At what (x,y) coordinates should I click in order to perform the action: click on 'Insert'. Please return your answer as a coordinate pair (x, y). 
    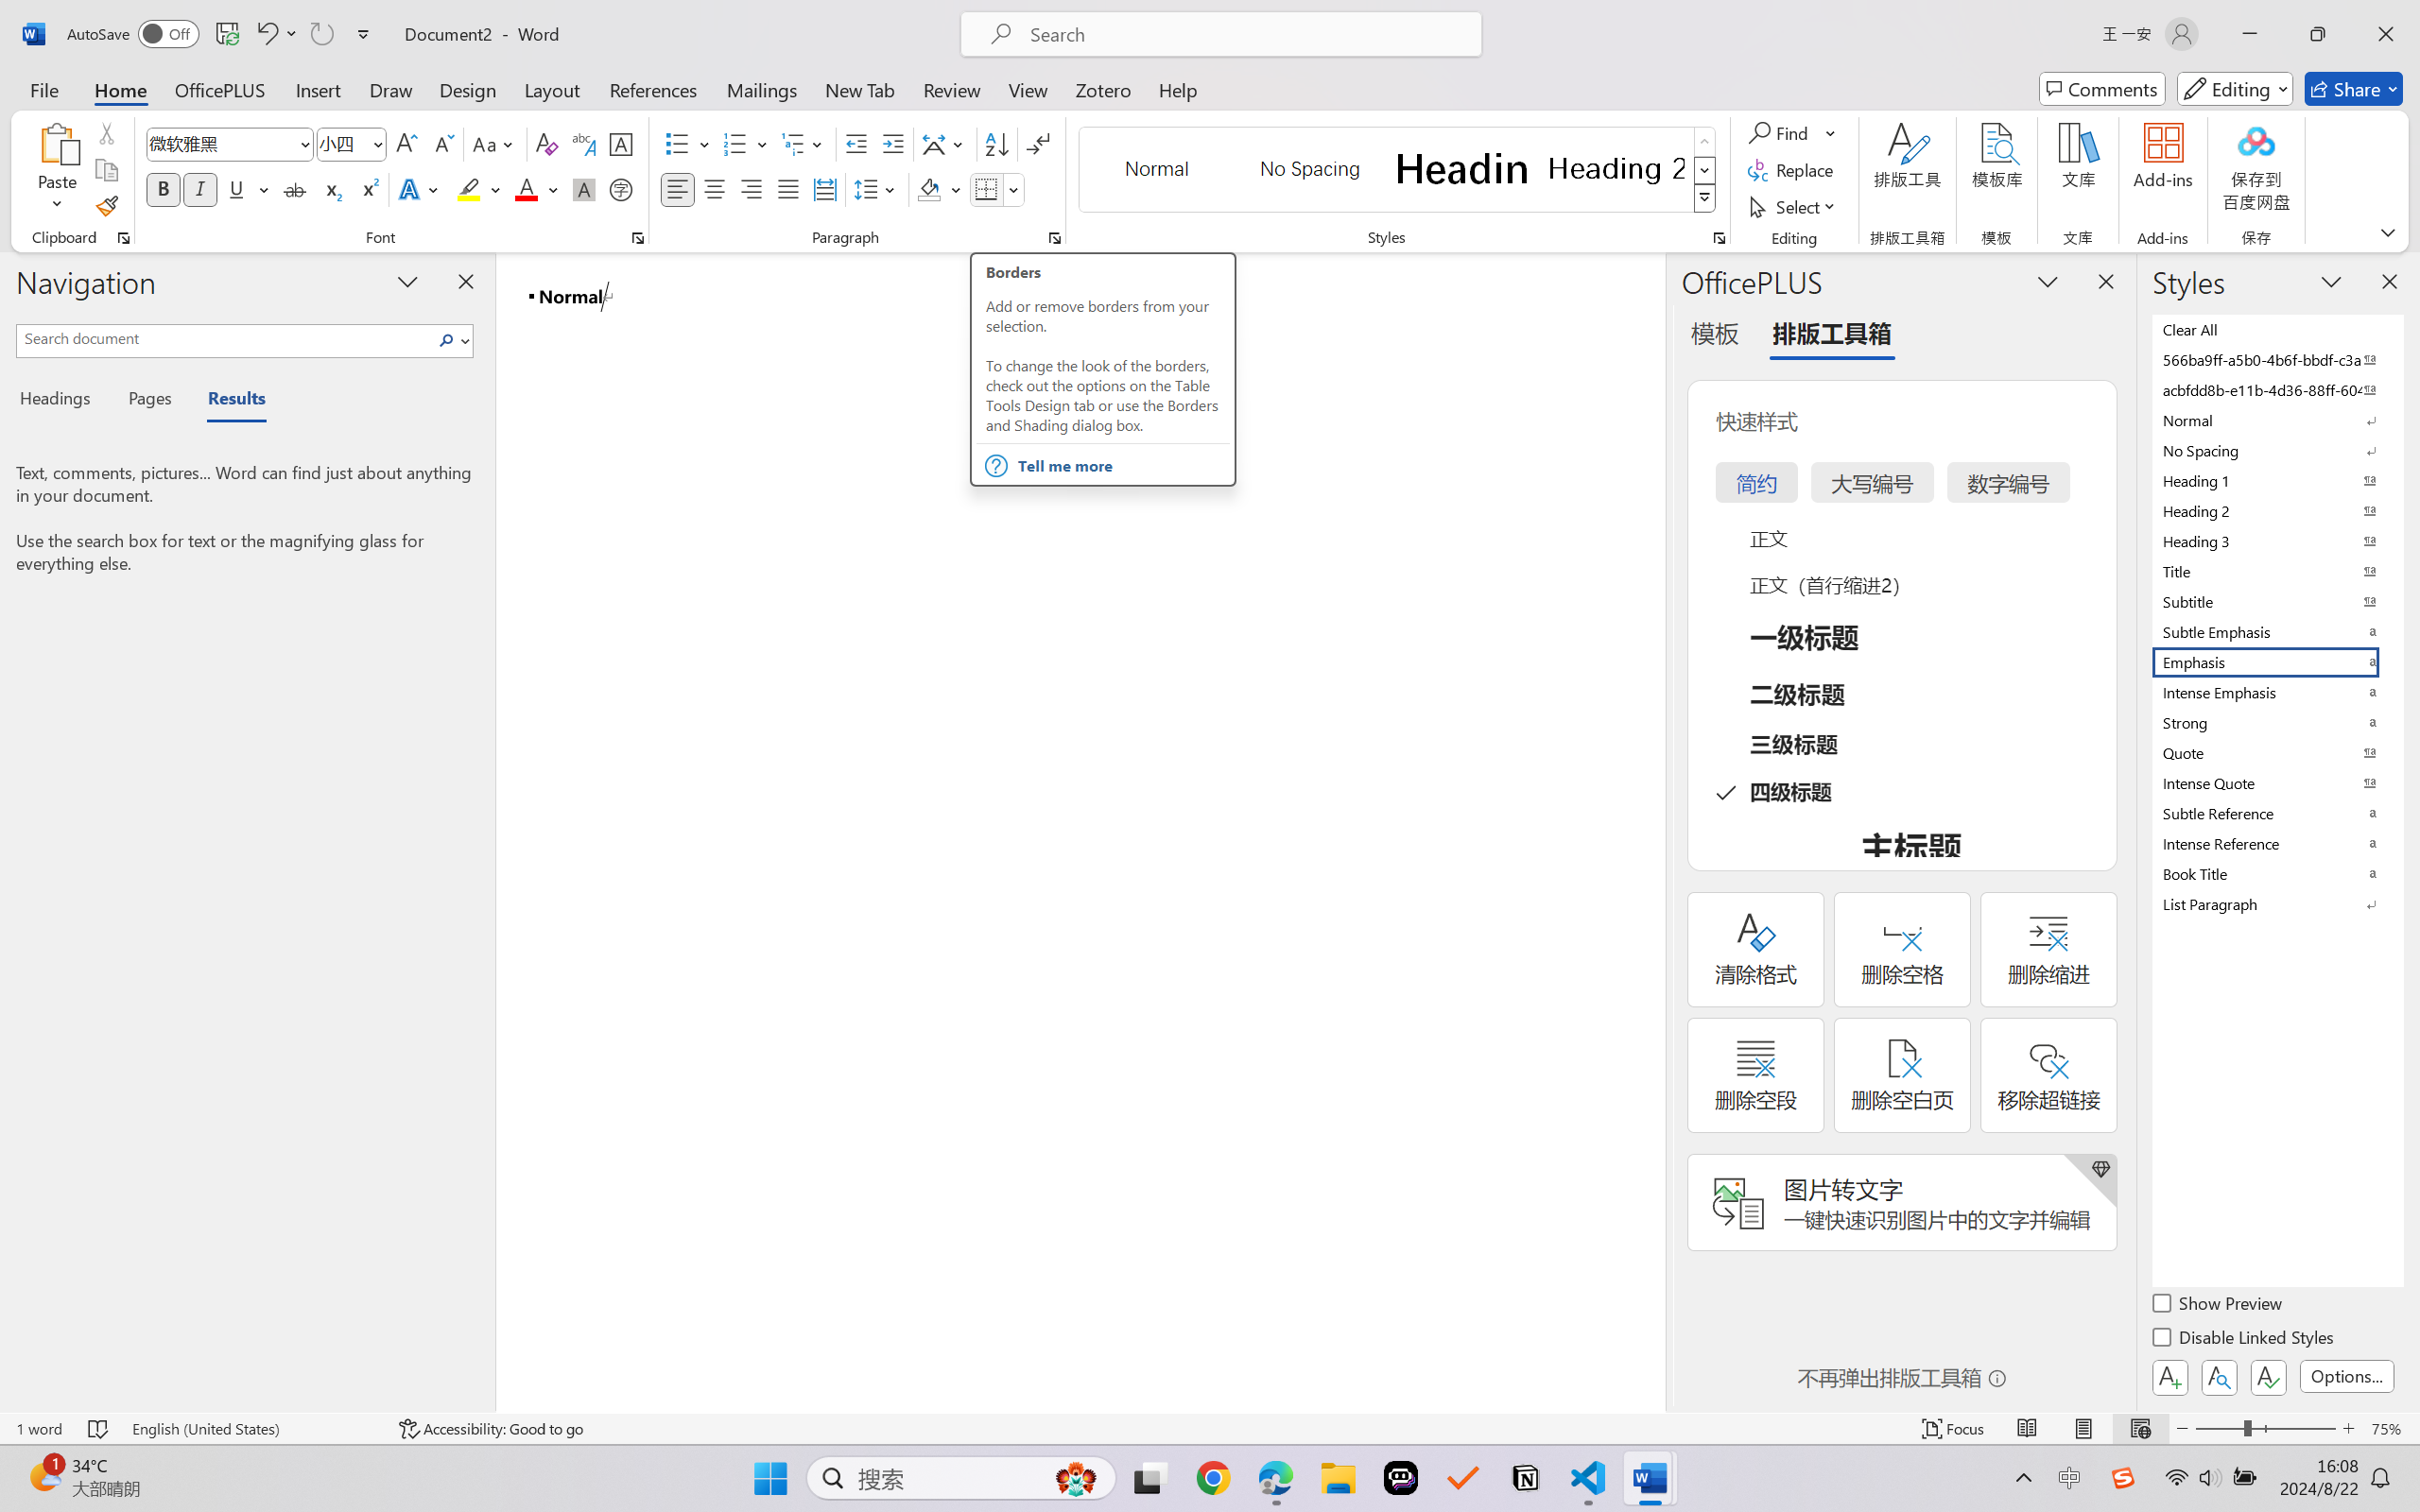
    Looking at the image, I should click on (317, 88).